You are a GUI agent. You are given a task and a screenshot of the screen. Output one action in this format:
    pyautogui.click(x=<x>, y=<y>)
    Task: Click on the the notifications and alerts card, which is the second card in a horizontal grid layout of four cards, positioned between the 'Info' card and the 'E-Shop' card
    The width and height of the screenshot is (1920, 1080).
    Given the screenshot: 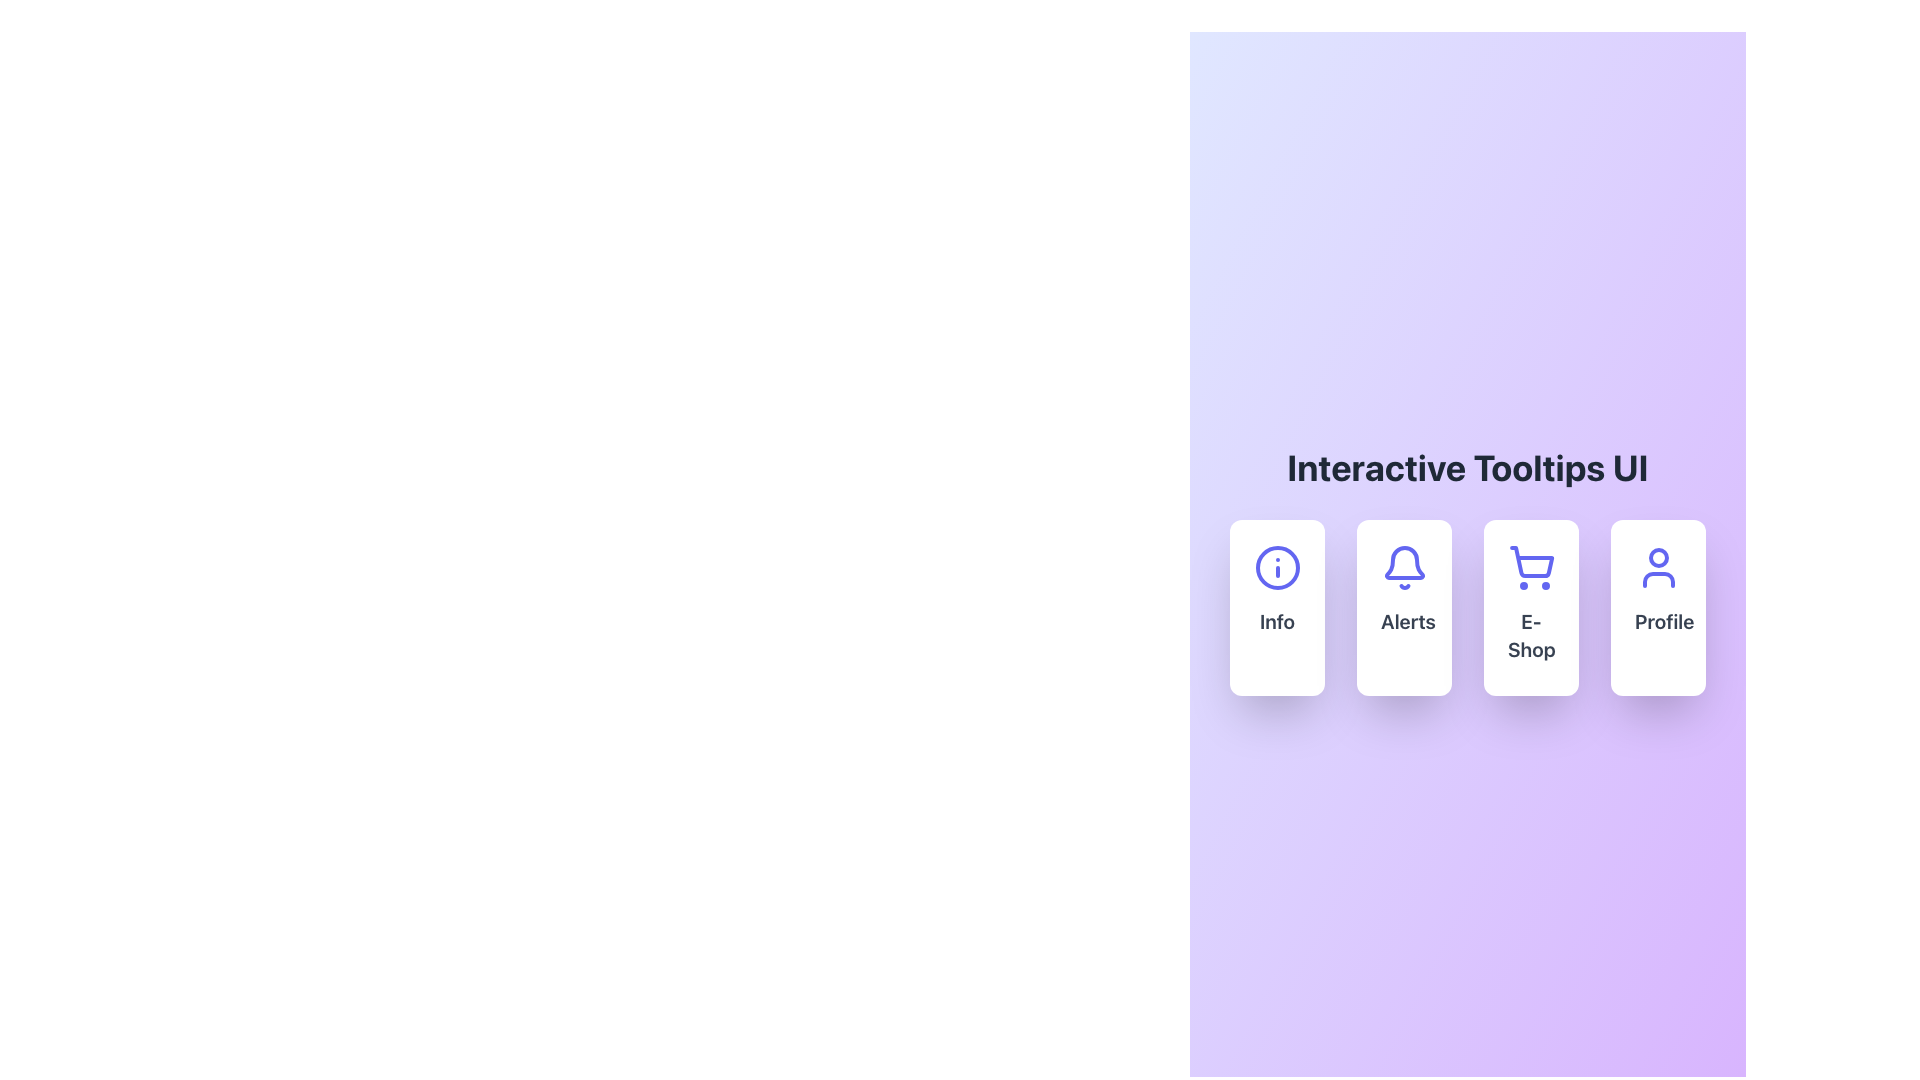 What is the action you would take?
    pyautogui.click(x=1403, y=607)
    